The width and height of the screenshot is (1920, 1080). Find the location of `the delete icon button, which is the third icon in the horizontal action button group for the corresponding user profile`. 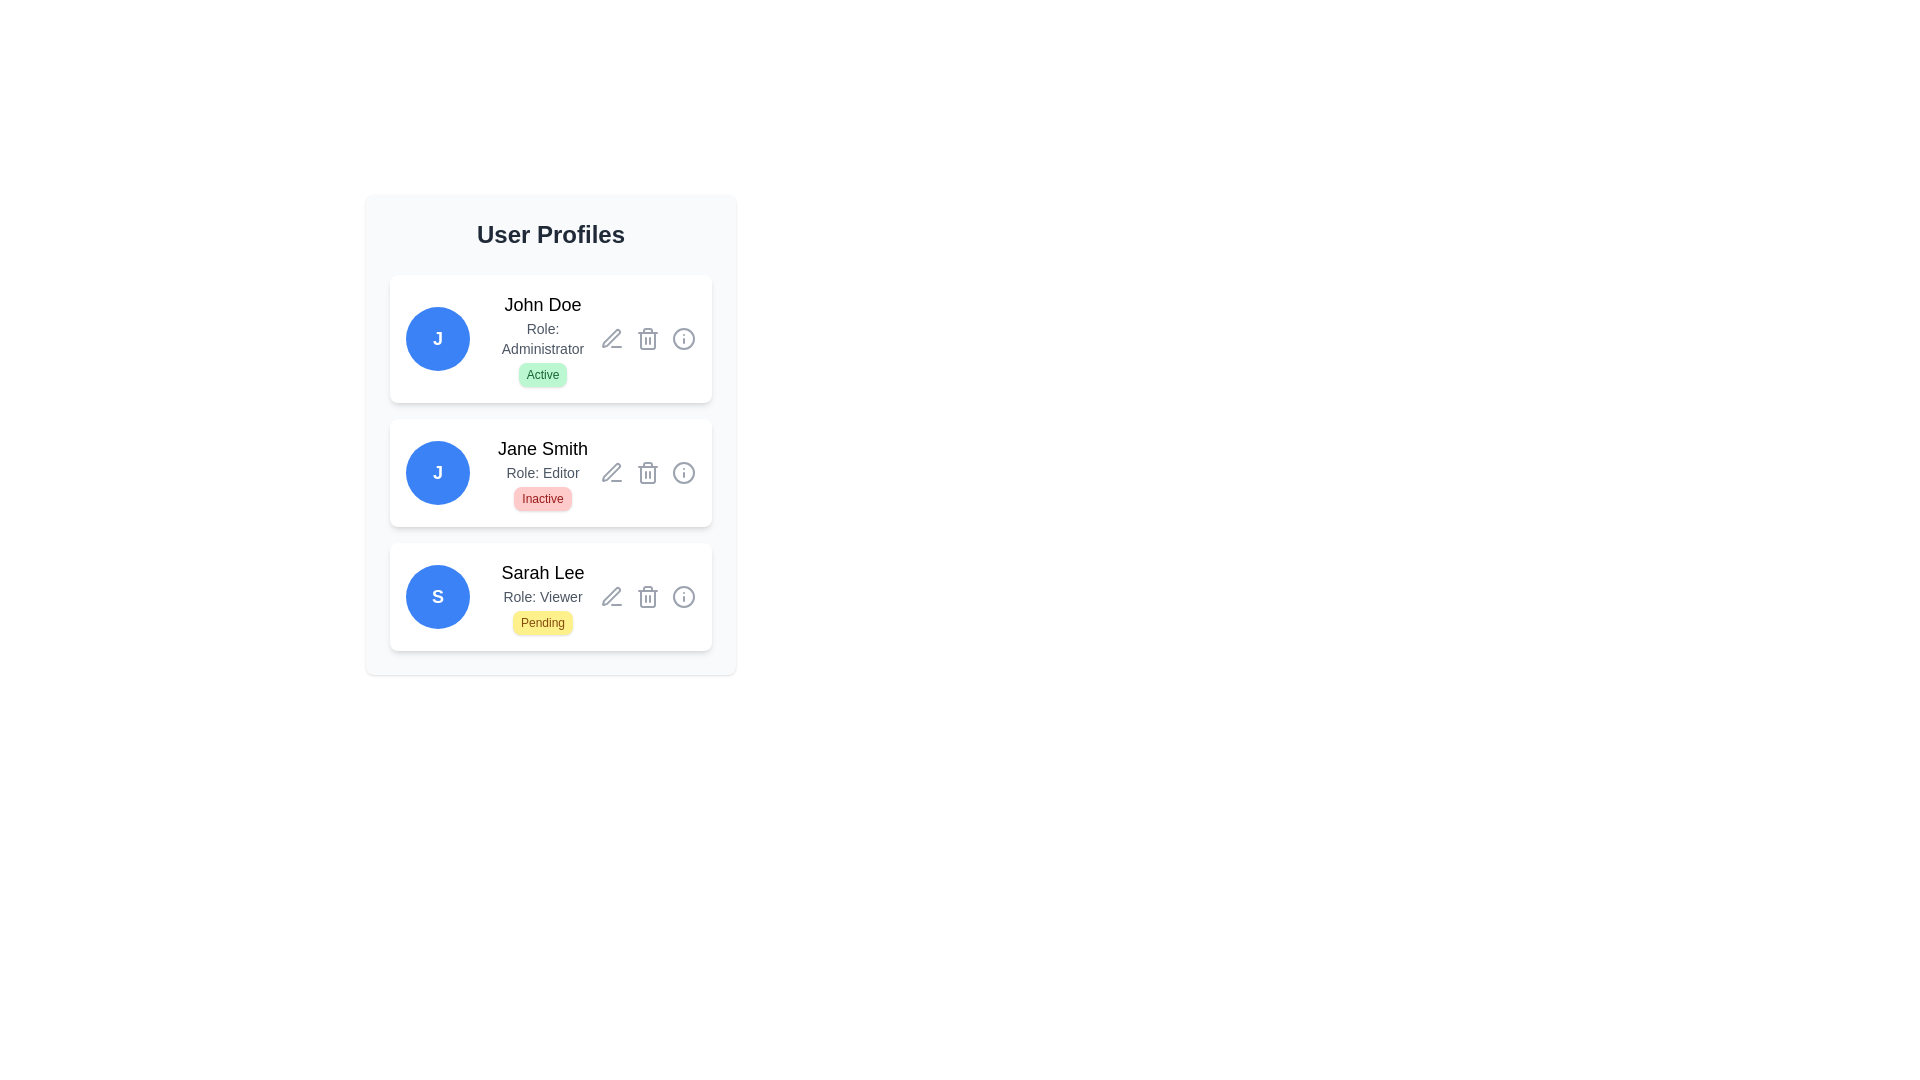

the delete icon button, which is the third icon in the horizontal action button group for the corresponding user profile is located at coordinates (648, 596).